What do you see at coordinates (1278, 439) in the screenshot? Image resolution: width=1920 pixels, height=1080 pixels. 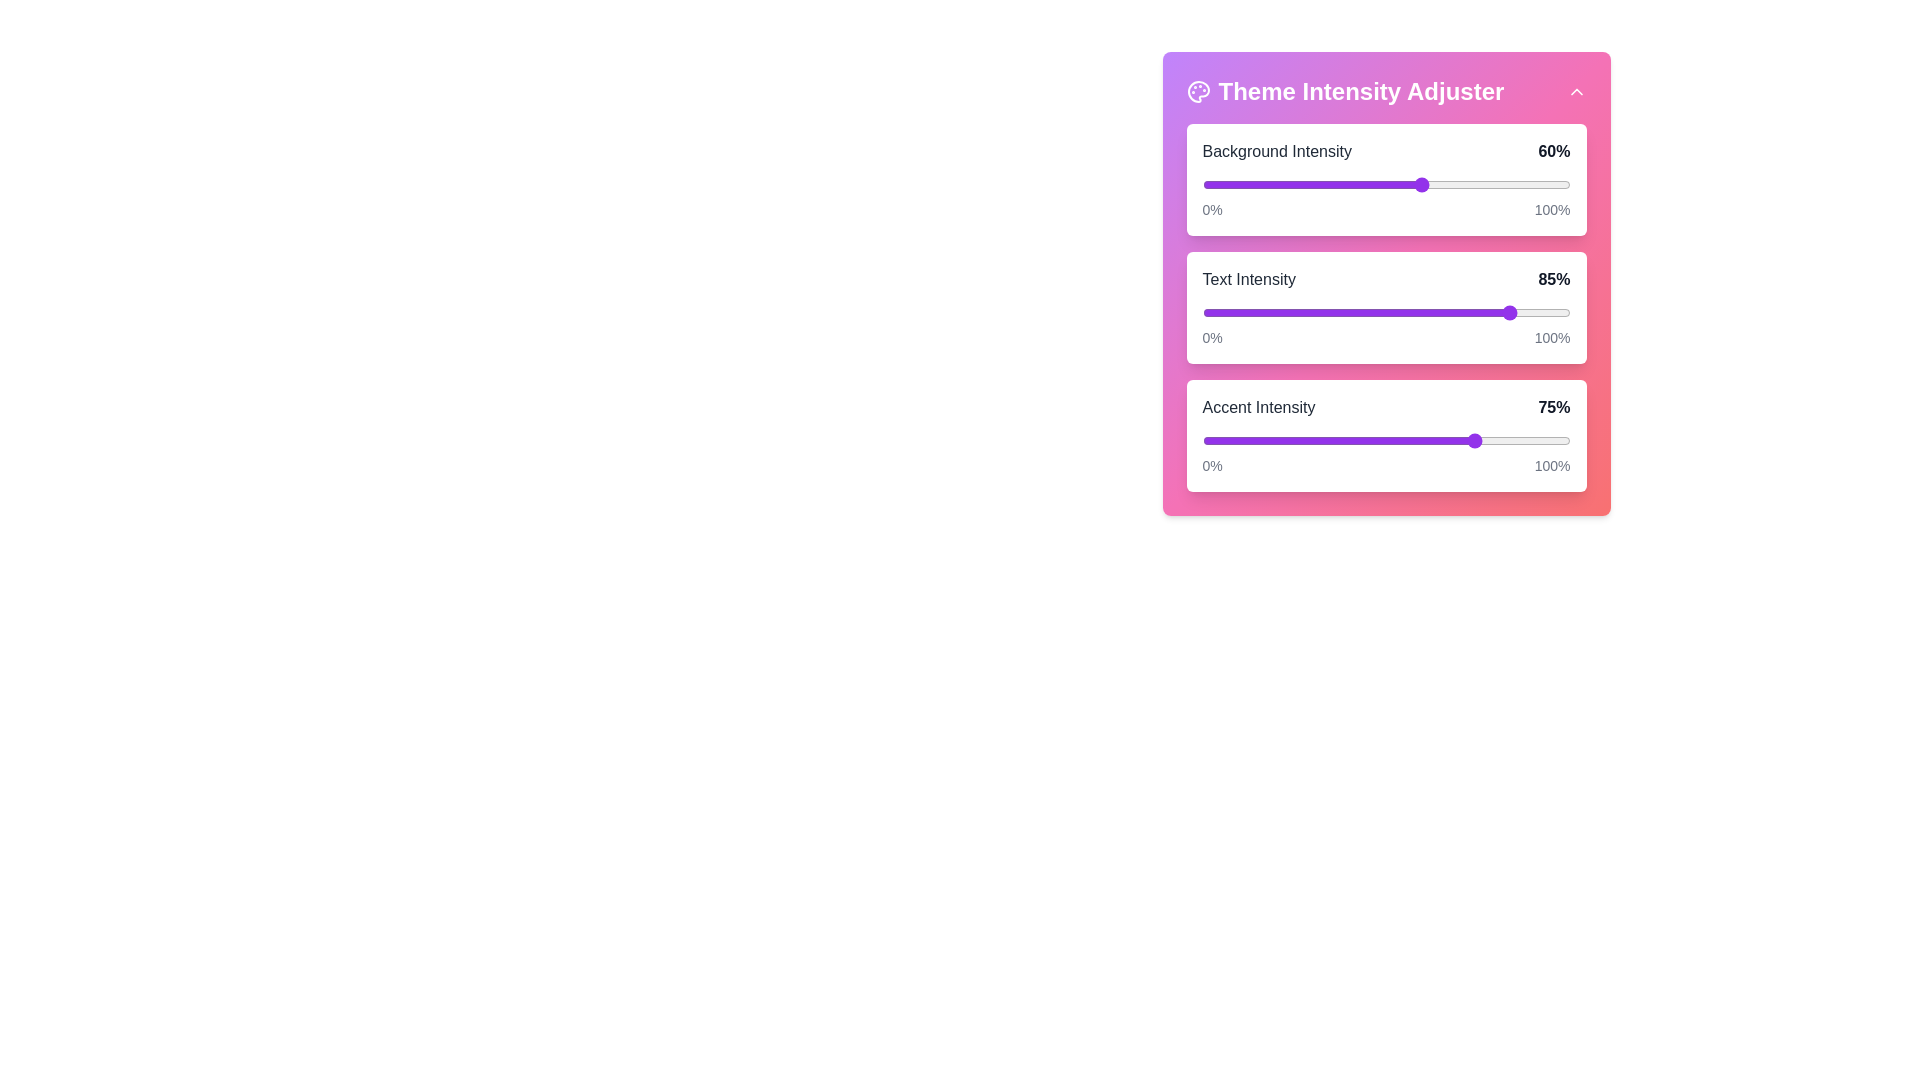 I see `the accent intensity` at bounding box center [1278, 439].